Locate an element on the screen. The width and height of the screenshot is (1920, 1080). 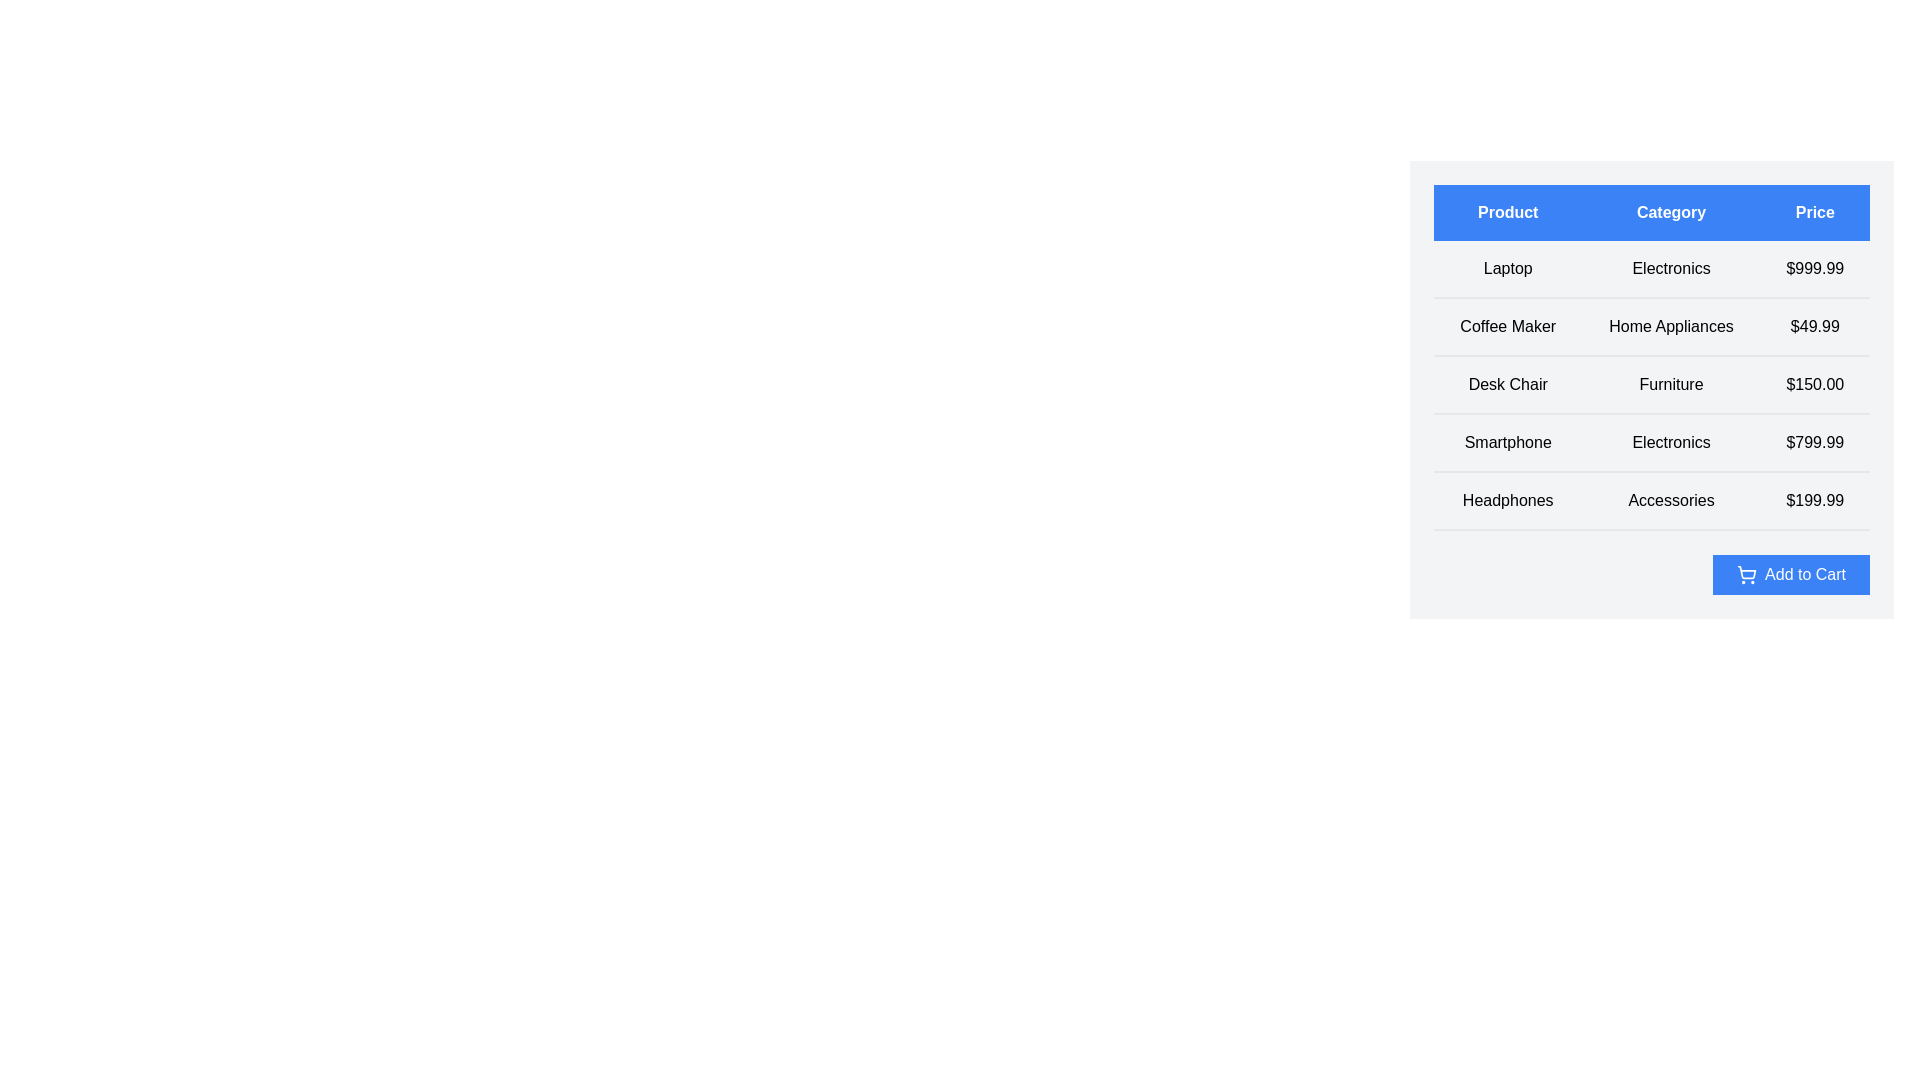
the Text Display element that shows the price '$799.99' located in the fourth row of the table under the 'Price' column for the product 'Smartphone' is located at coordinates (1815, 442).